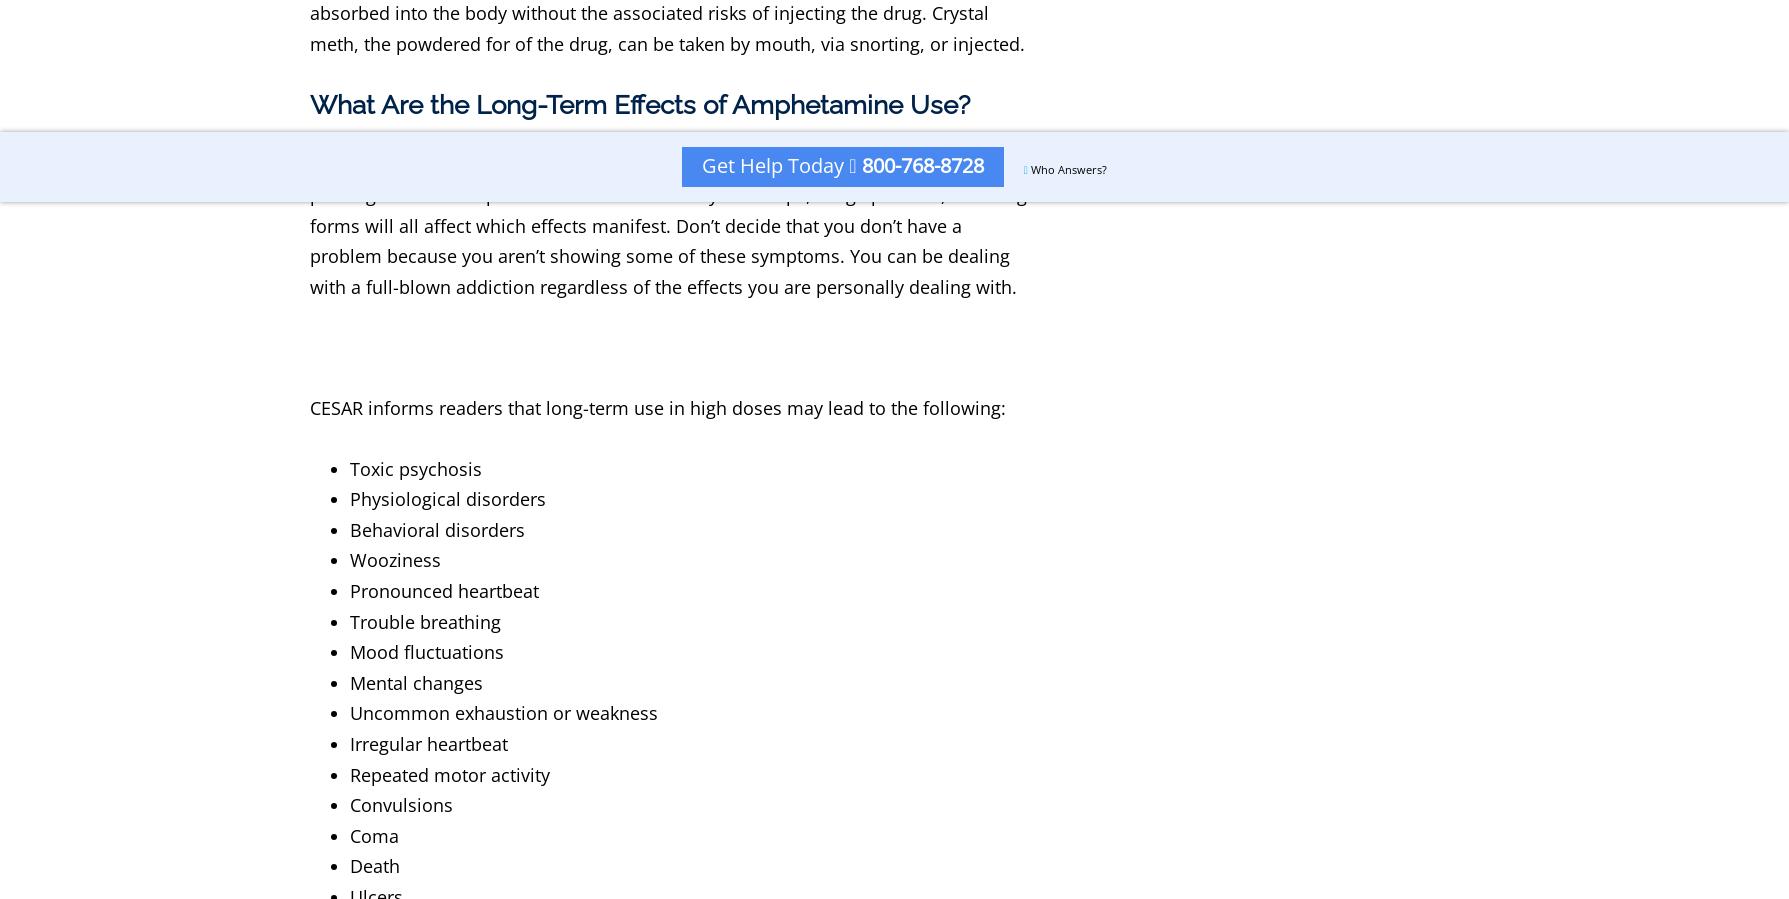  Describe the element at coordinates (446, 499) in the screenshot. I see `'Physiological disorders'` at that location.